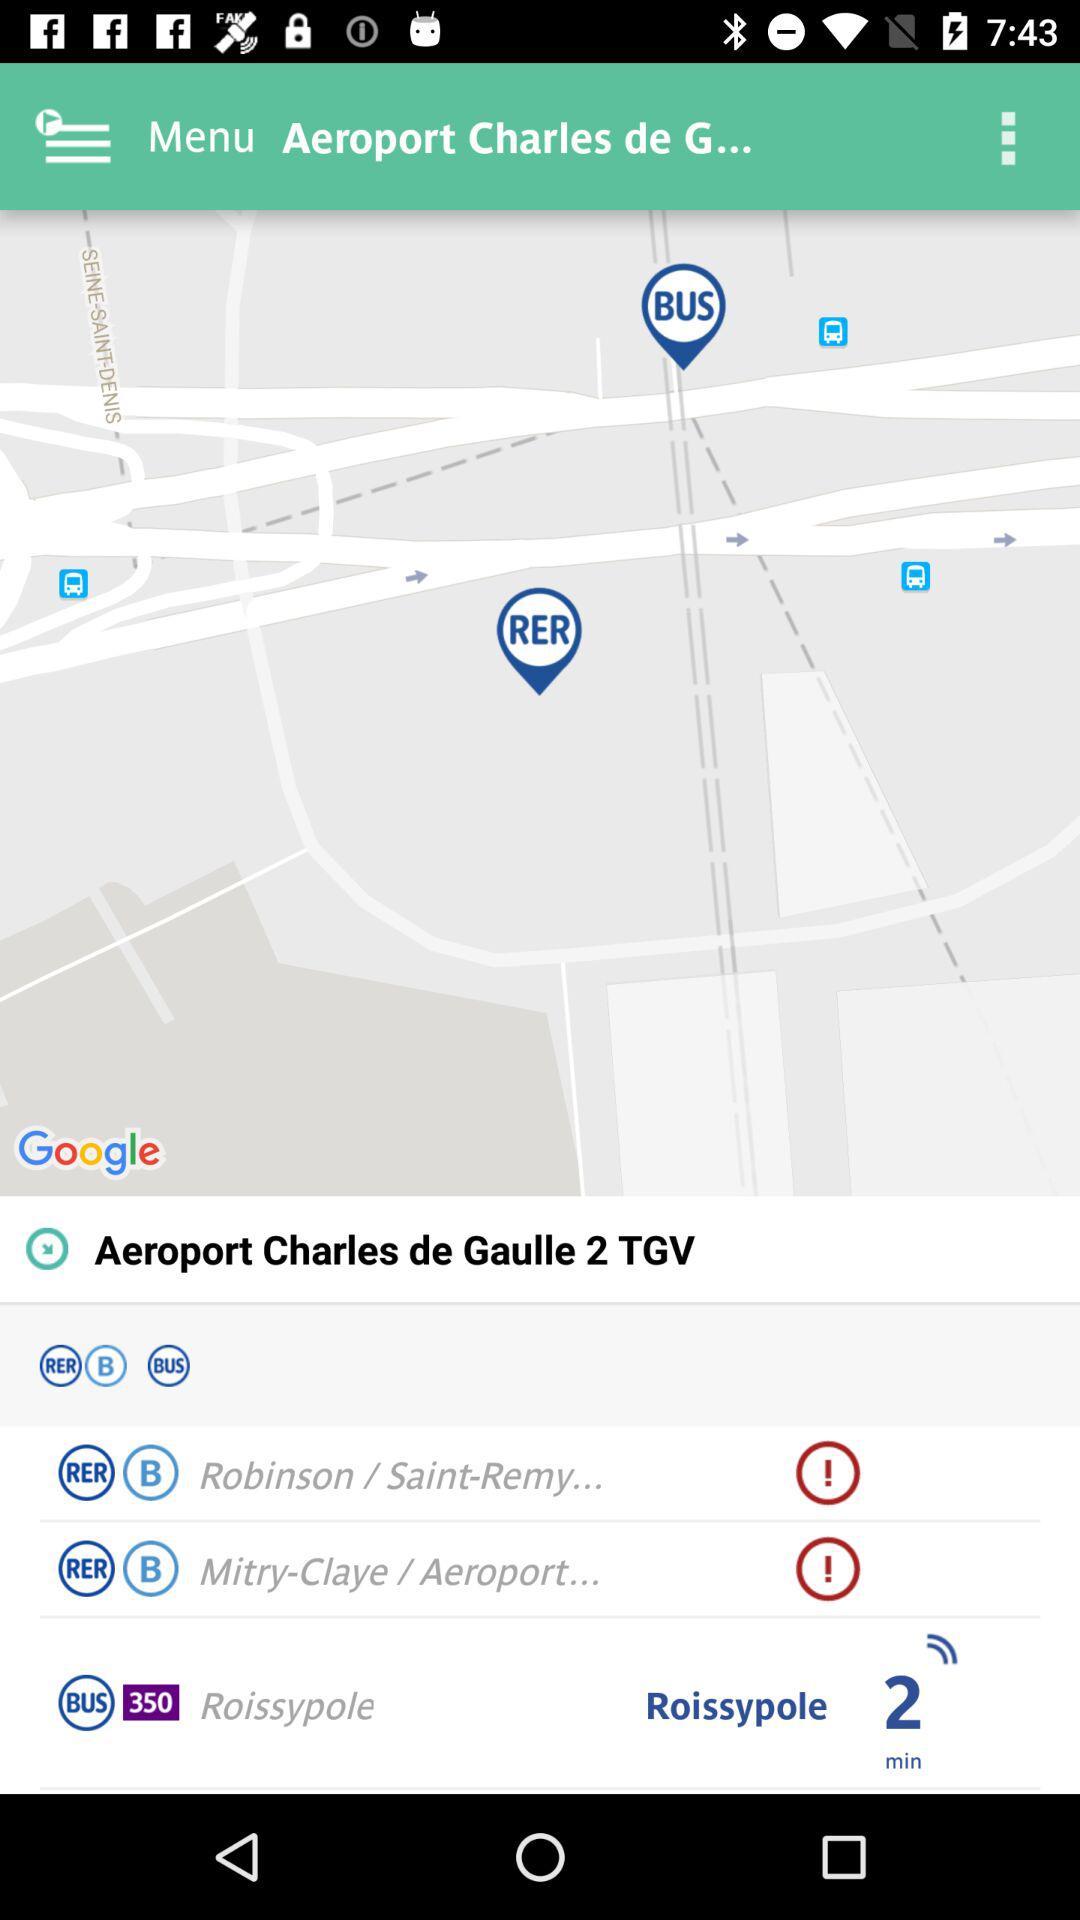 This screenshot has width=1080, height=1920. Describe the element at coordinates (150, 1701) in the screenshot. I see `item next to roissypole icon` at that location.